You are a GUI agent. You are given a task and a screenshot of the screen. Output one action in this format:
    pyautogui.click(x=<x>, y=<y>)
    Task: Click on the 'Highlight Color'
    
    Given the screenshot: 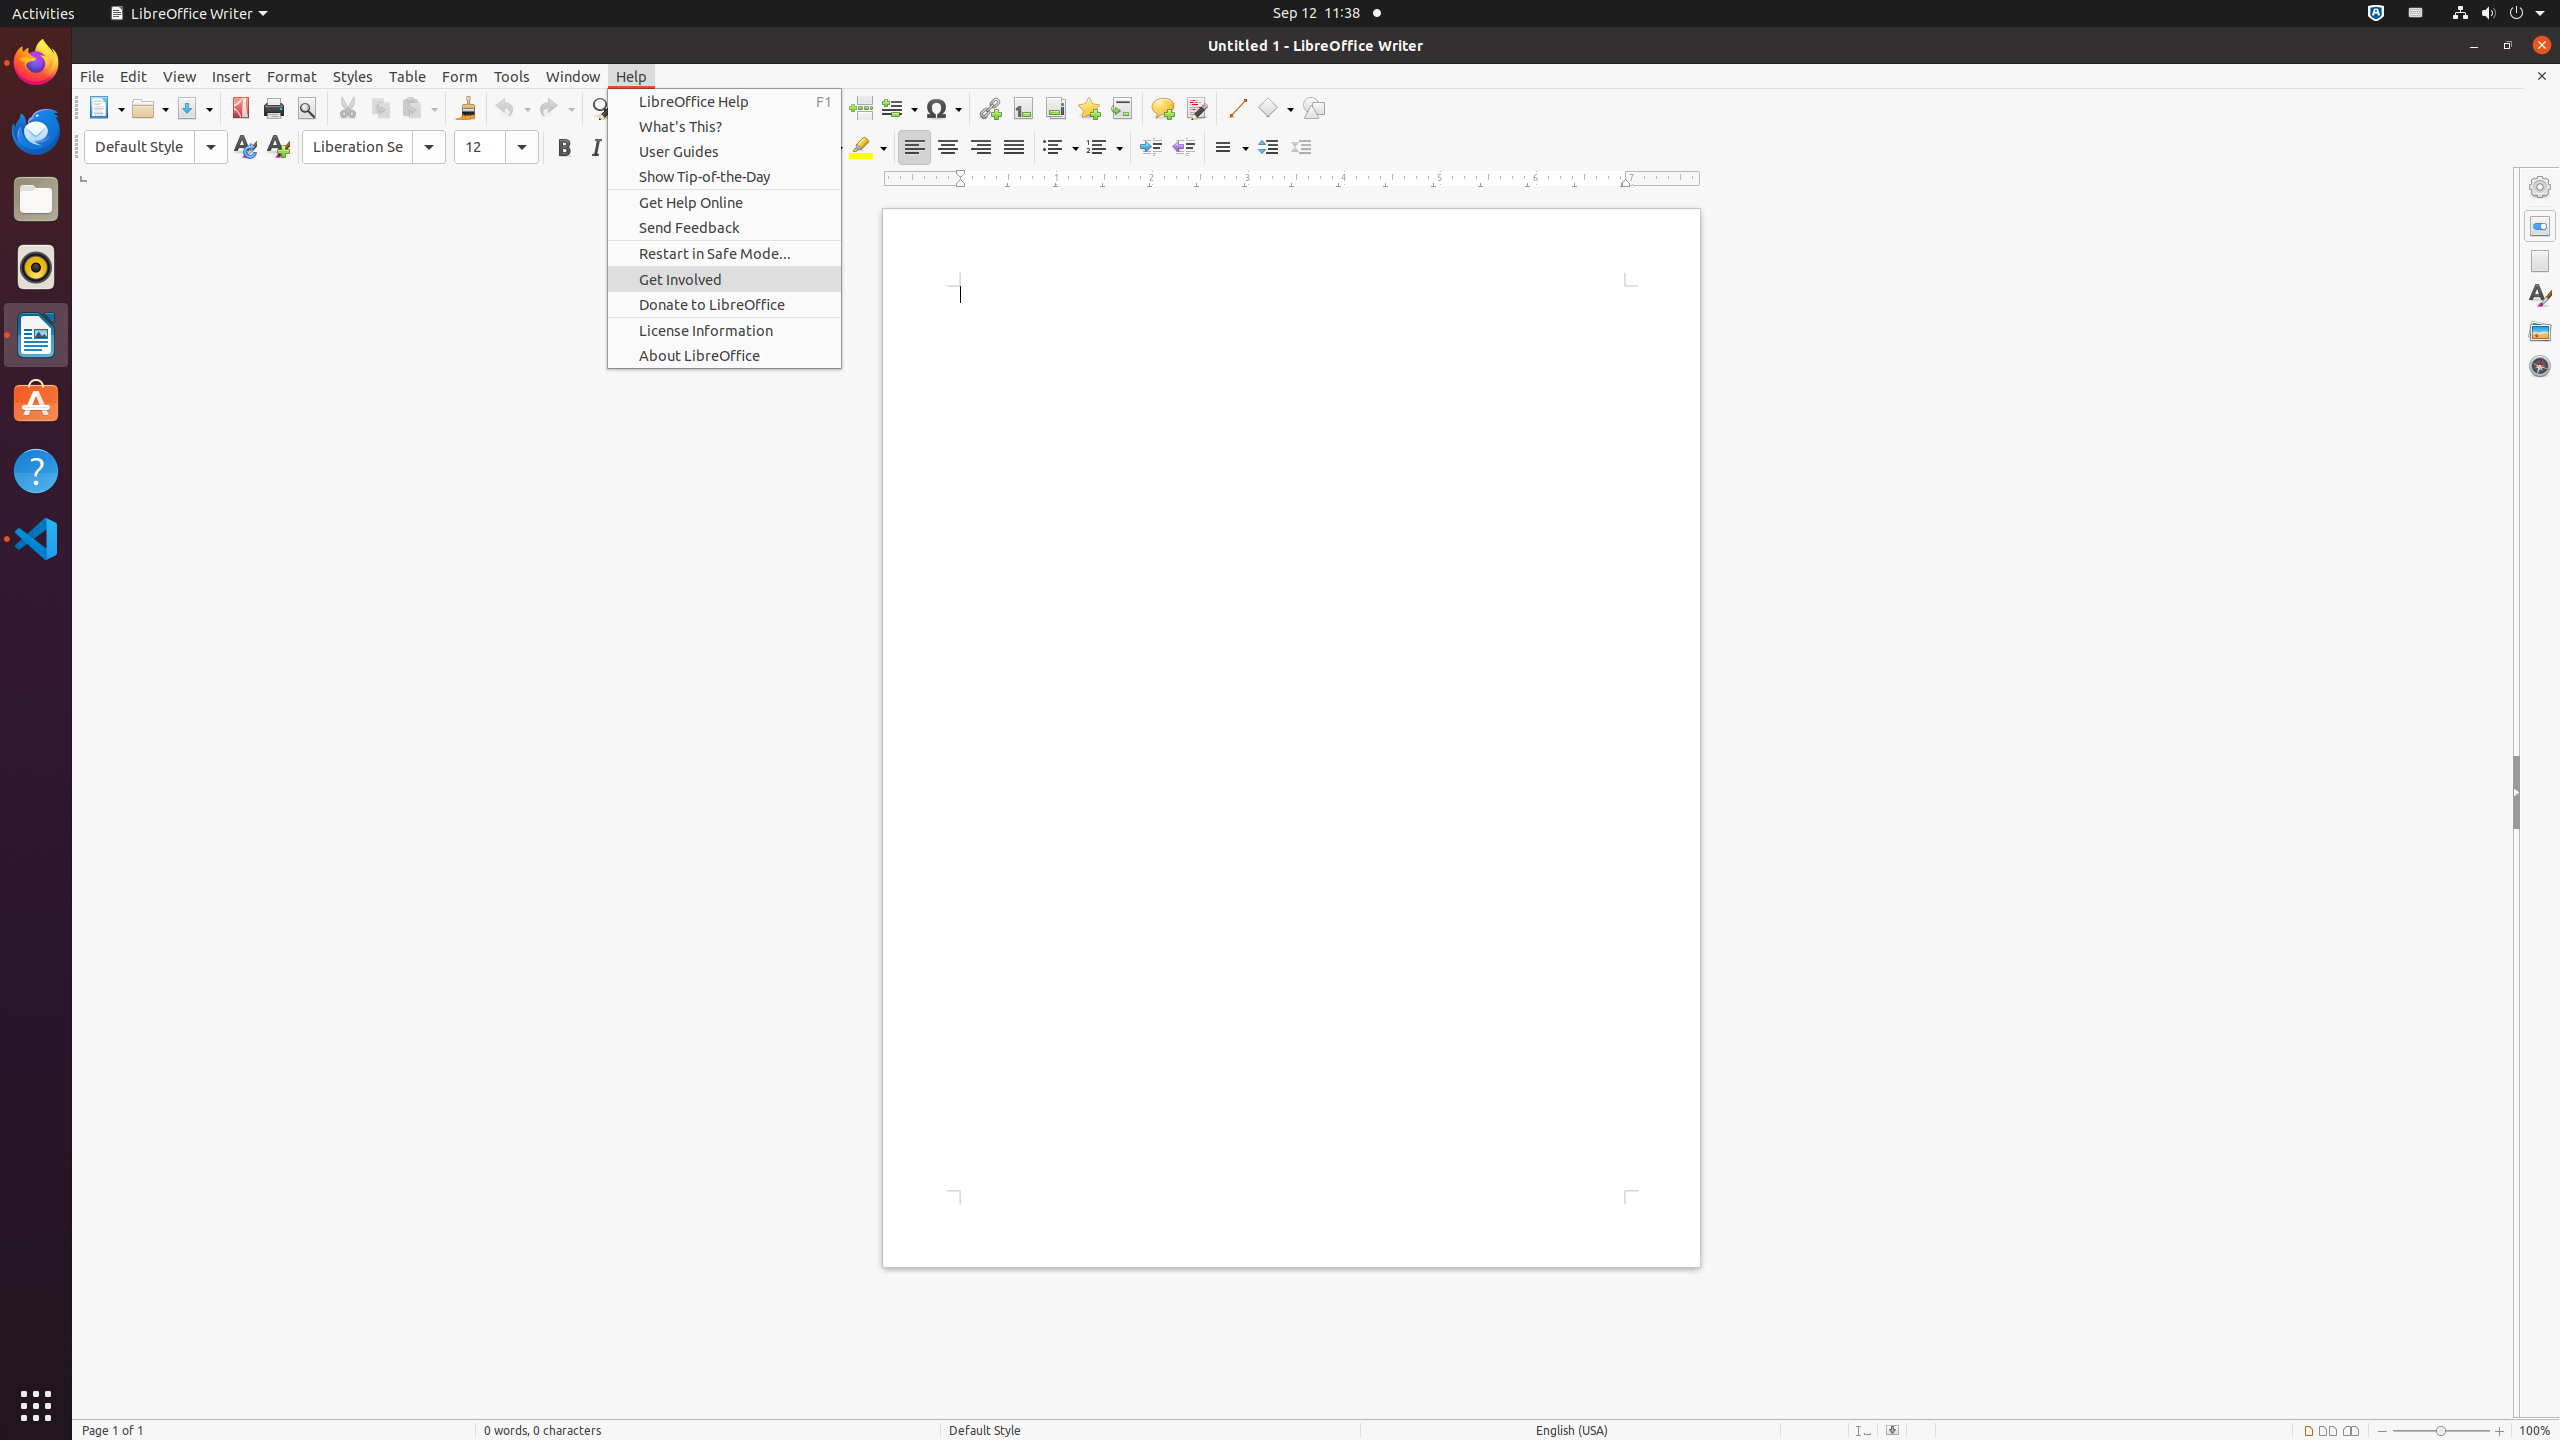 What is the action you would take?
    pyautogui.click(x=868, y=146)
    